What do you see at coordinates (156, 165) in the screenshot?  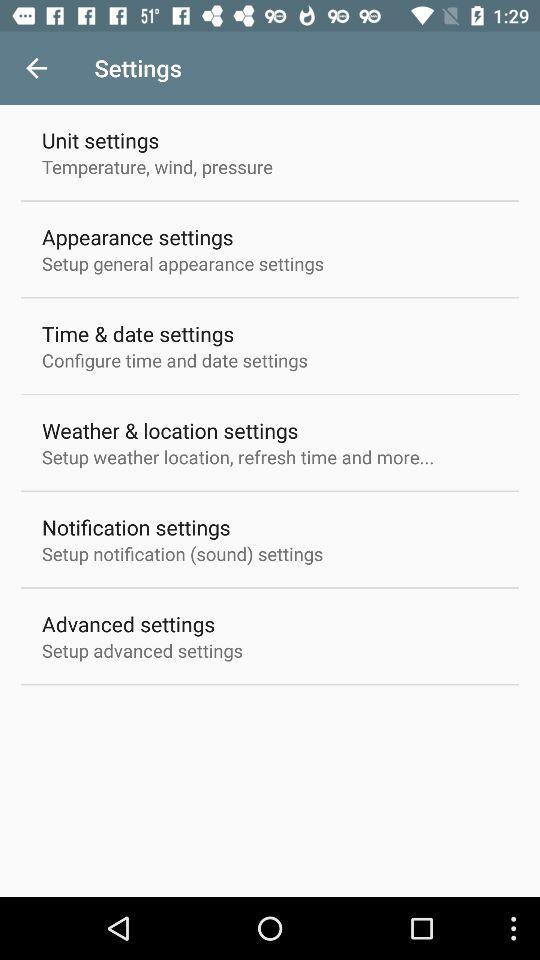 I see `the icon below unit settings` at bounding box center [156, 165].